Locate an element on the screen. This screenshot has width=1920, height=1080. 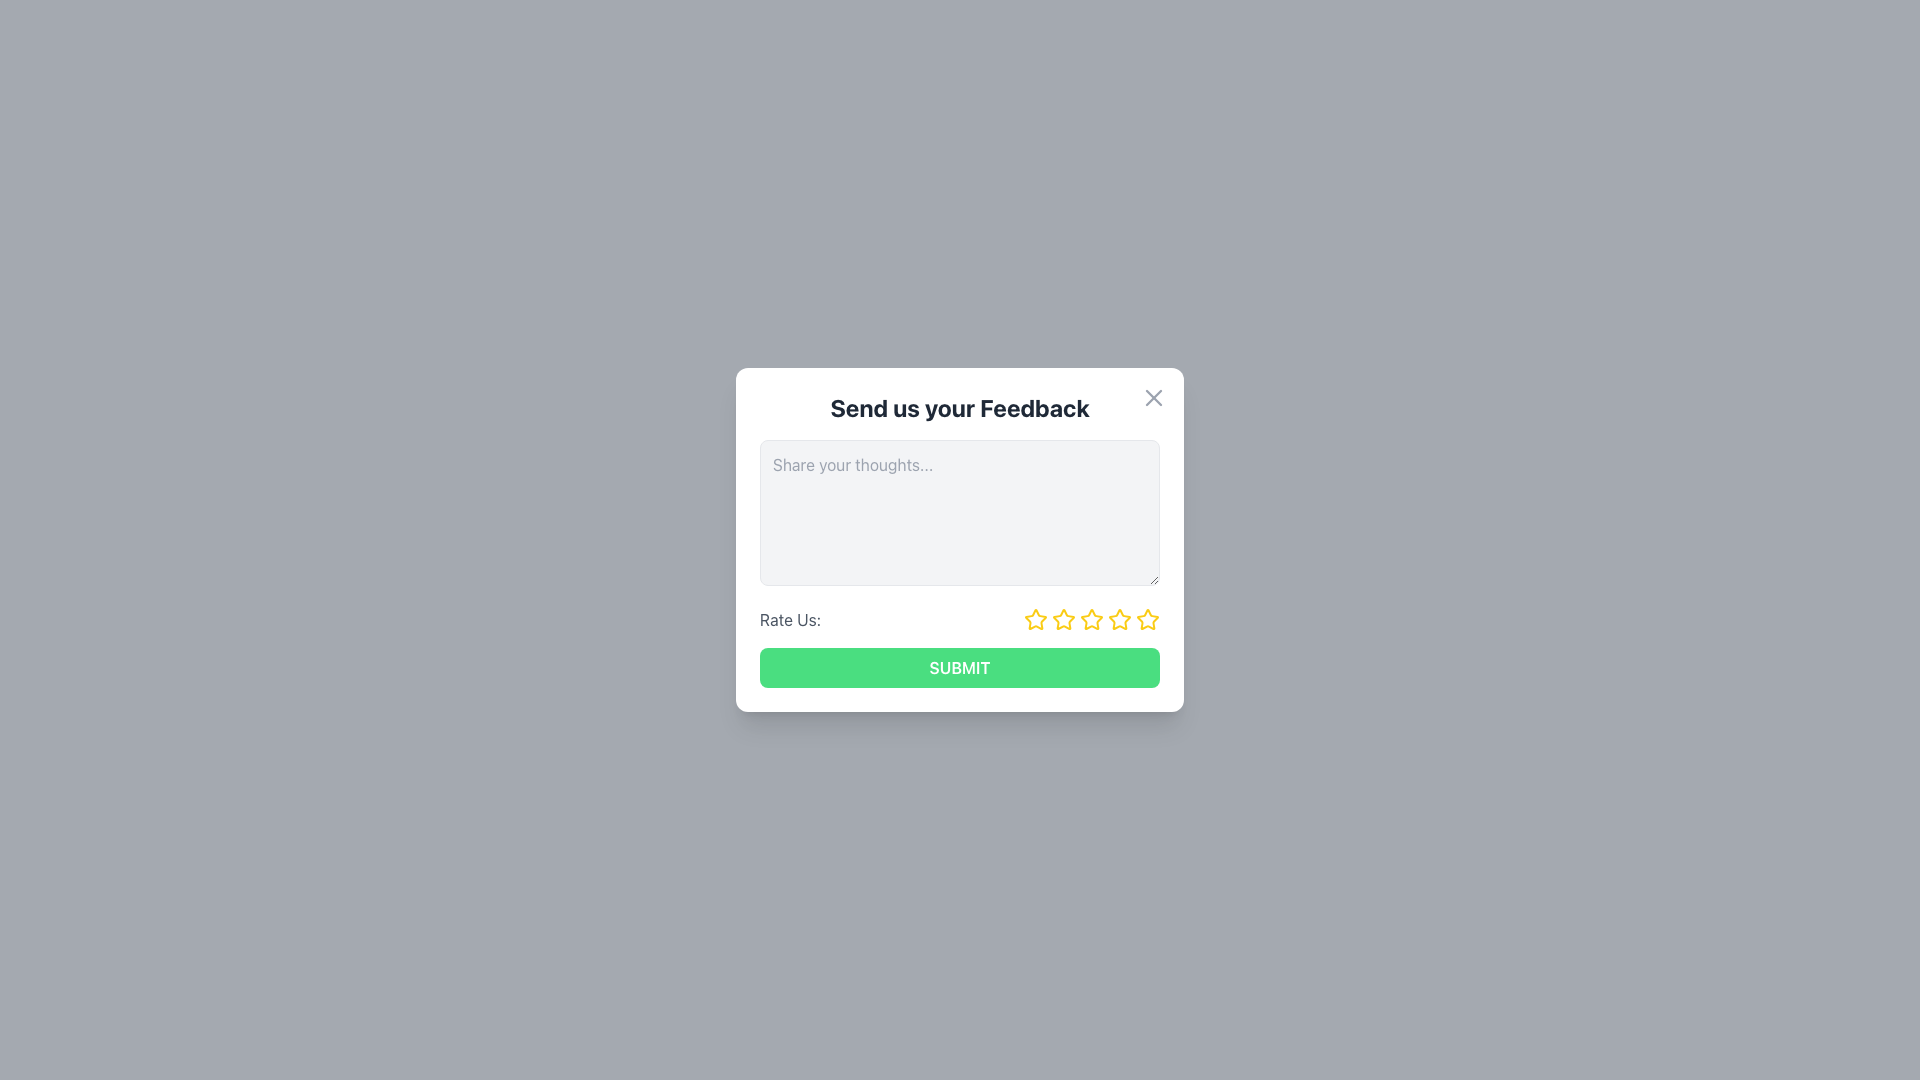
the fifth yellow star icon in the rating bar located at the lower-right section of the feedback form labeled 'Rate Us' is located at coordinates (1147, 619).